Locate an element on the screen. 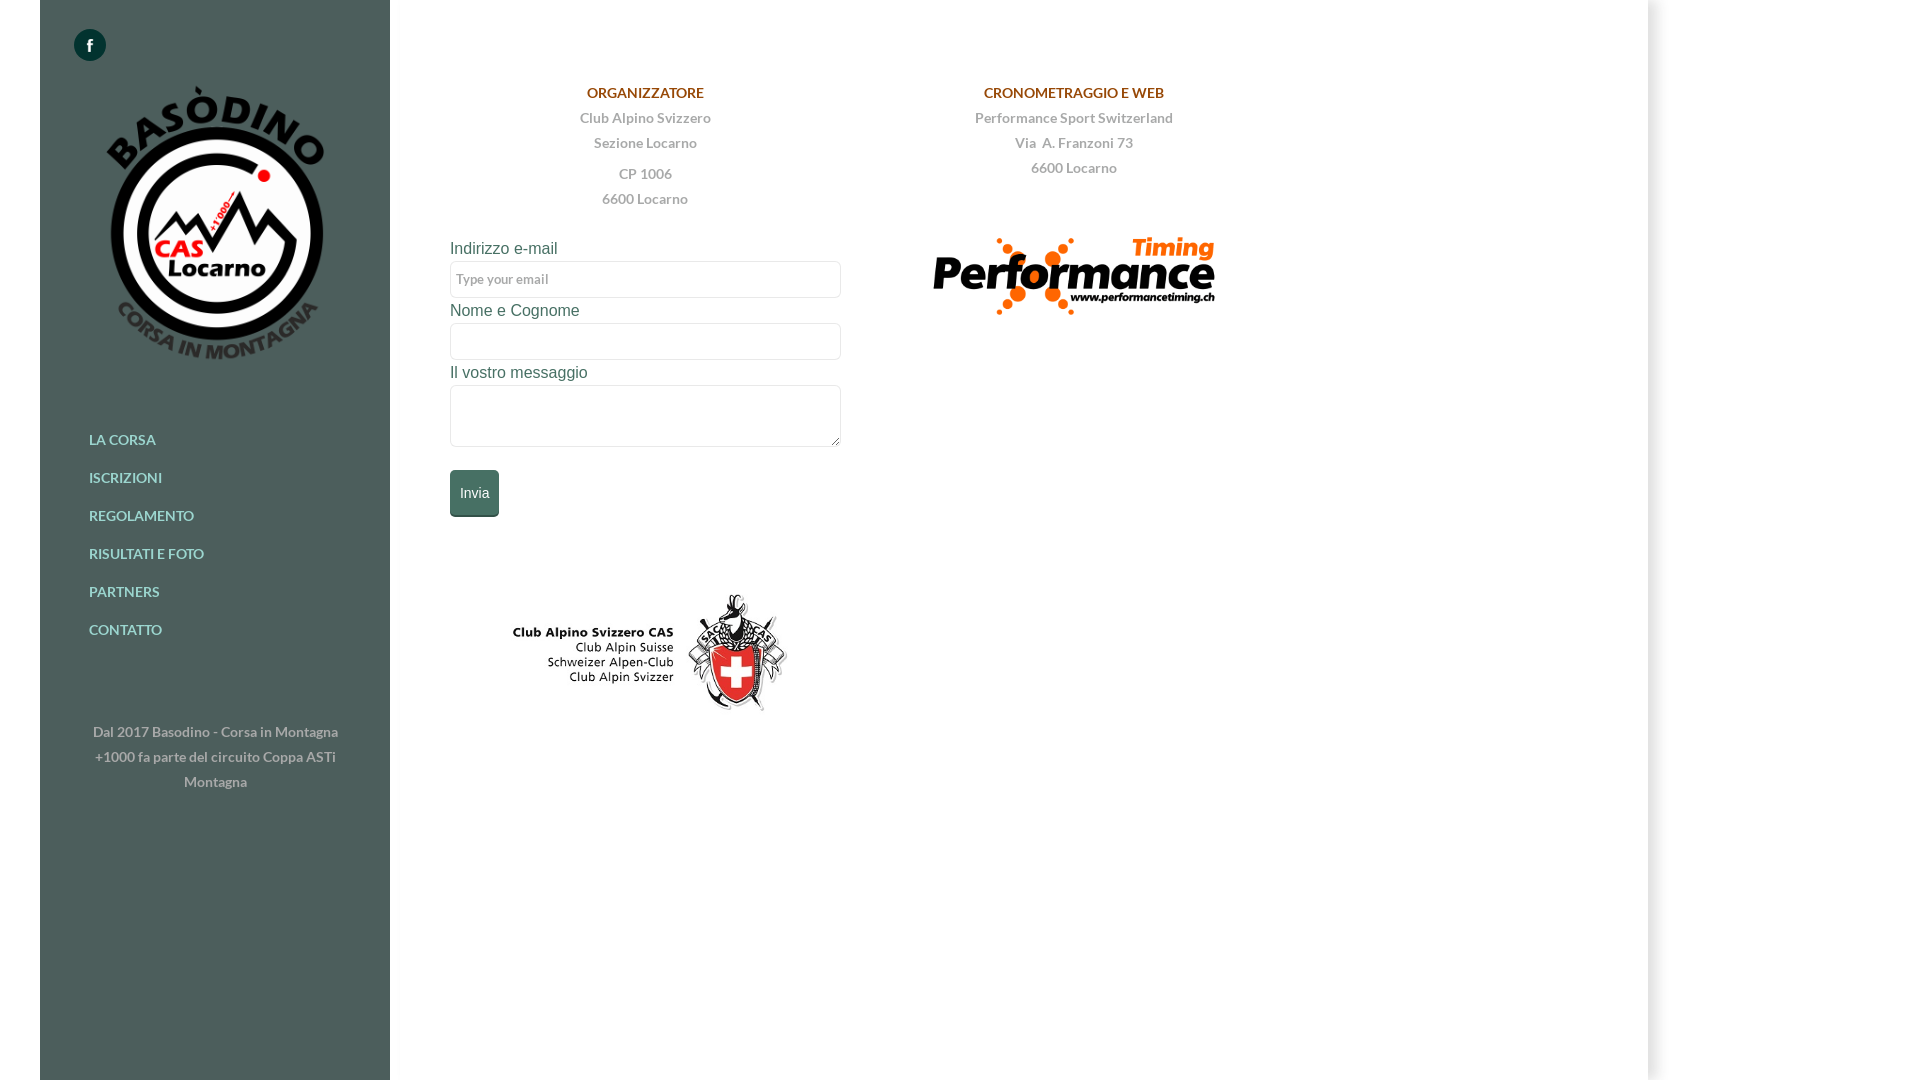 Image resolution: width=1920 pixels, height=1080 pixels. 'Facebook' is located at coordinates (89, 45).